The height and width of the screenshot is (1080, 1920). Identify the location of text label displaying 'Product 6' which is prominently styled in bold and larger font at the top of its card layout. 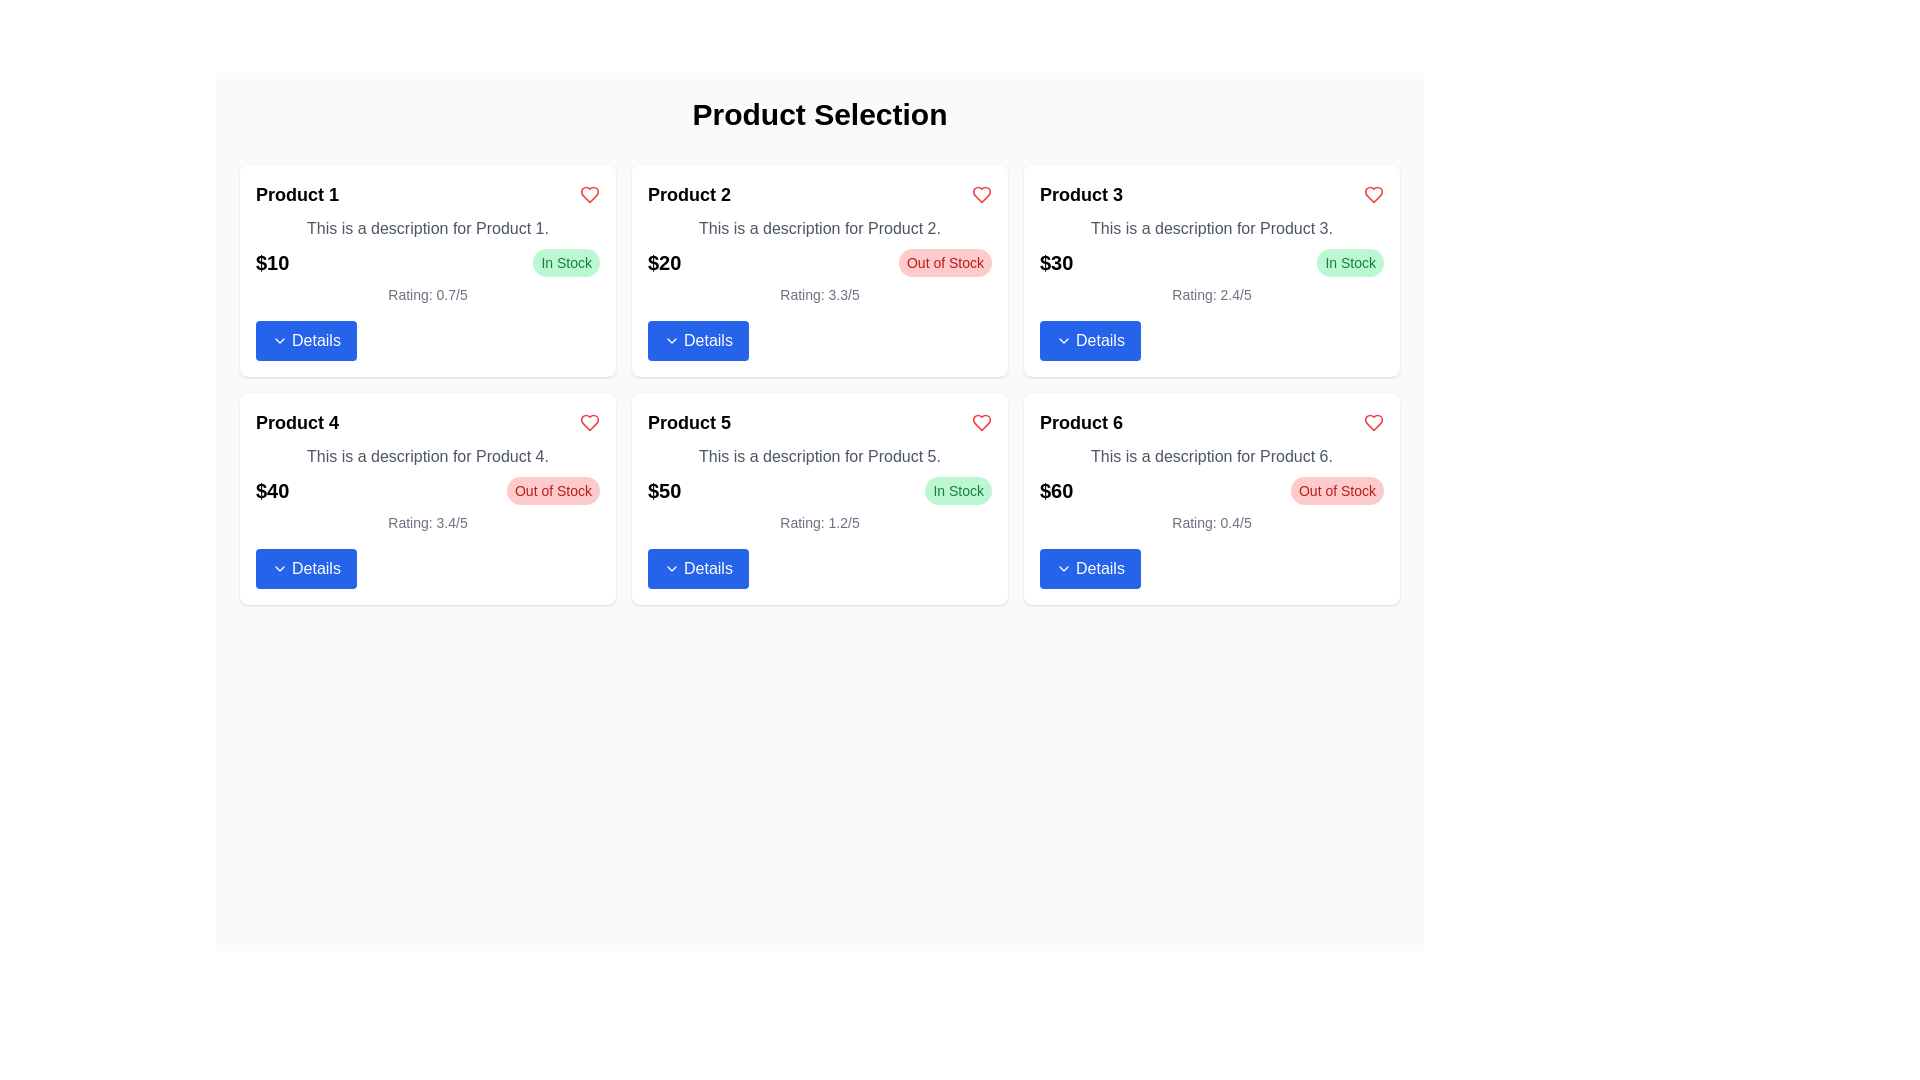
(1080, 422).